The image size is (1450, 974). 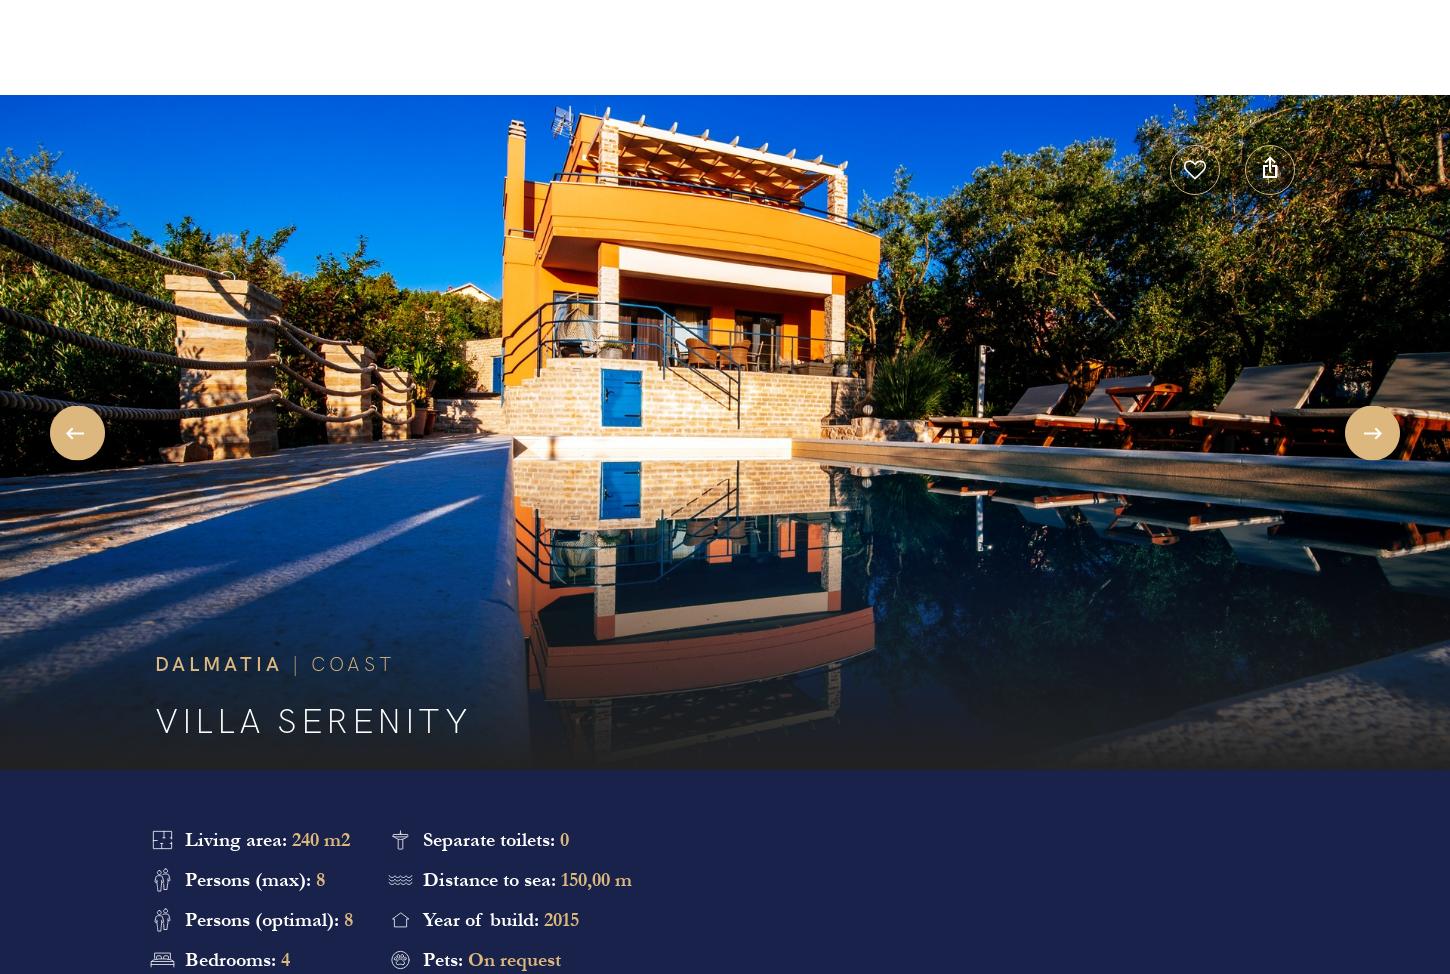 I want to click on 'About us', so click(x=730, y=49).